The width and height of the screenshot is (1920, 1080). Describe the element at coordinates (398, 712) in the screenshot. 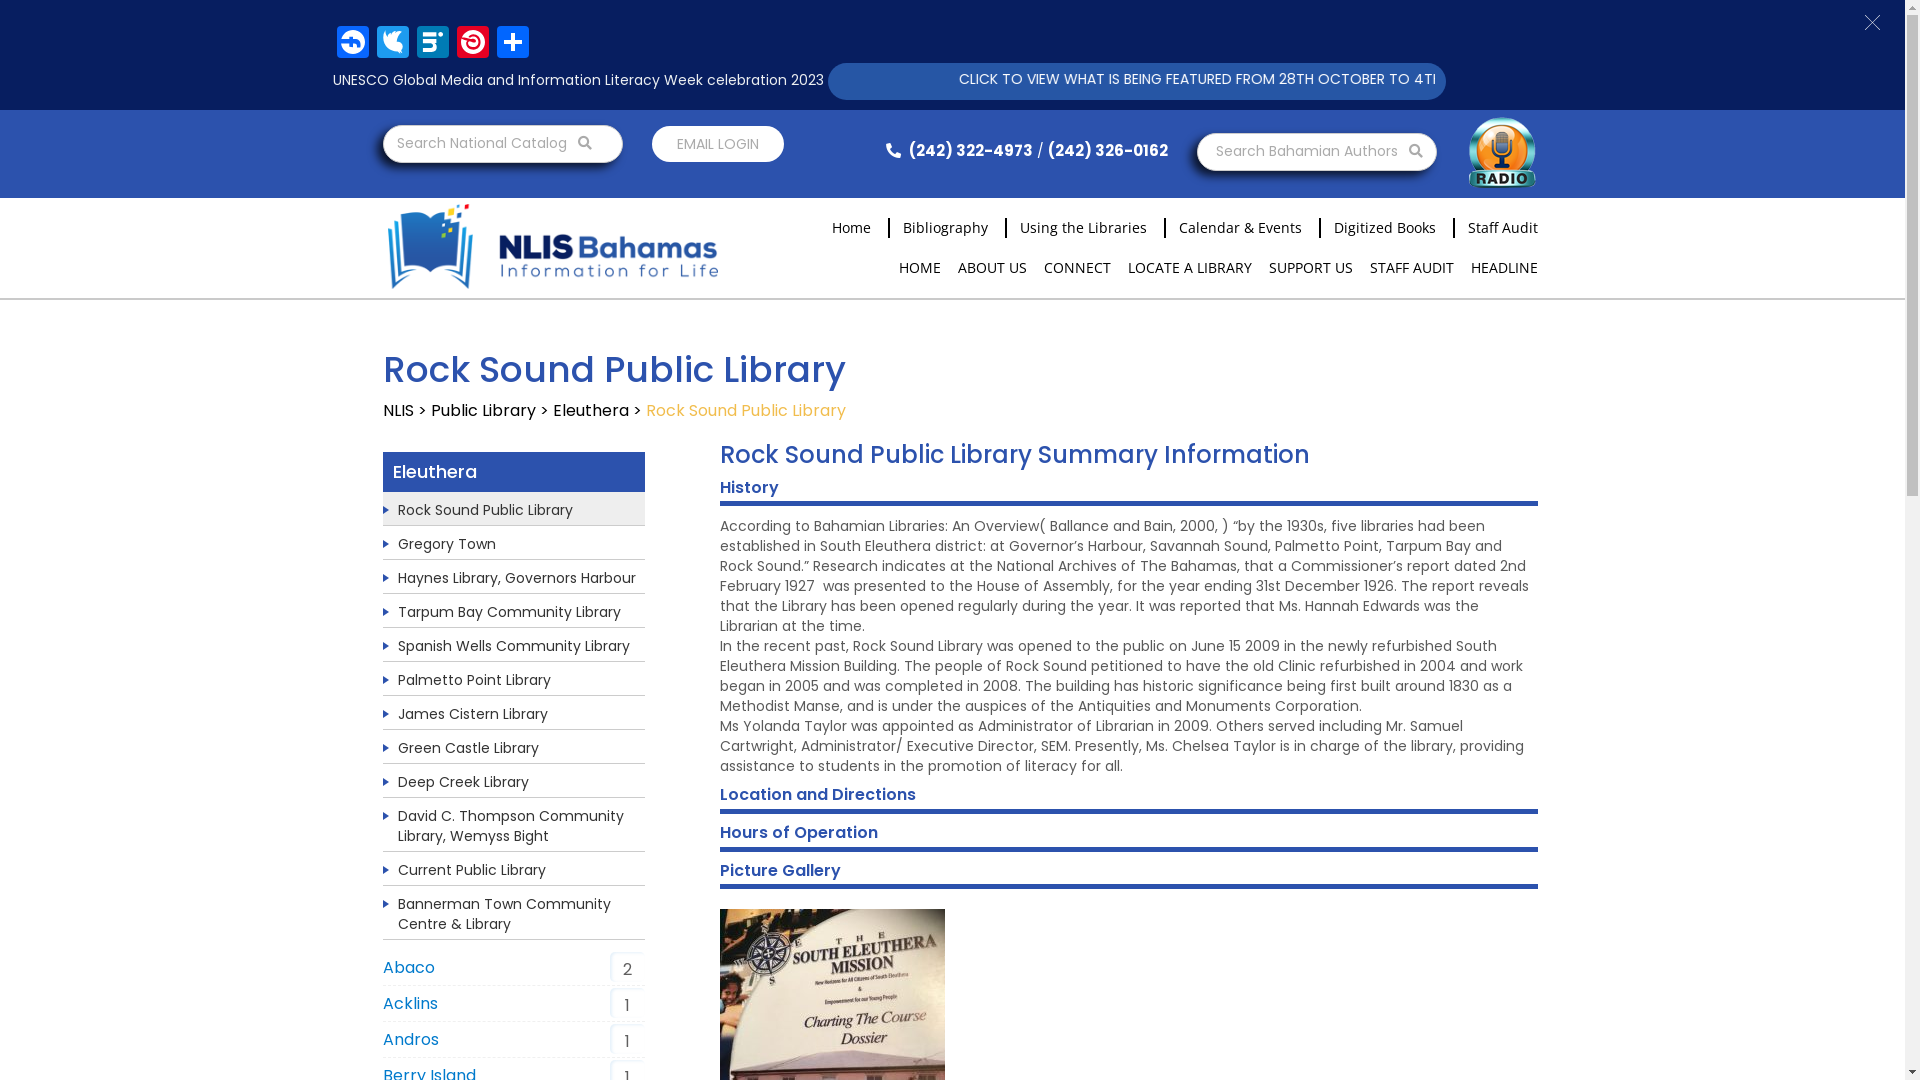

I see `'James Cistern Library'` at that location.